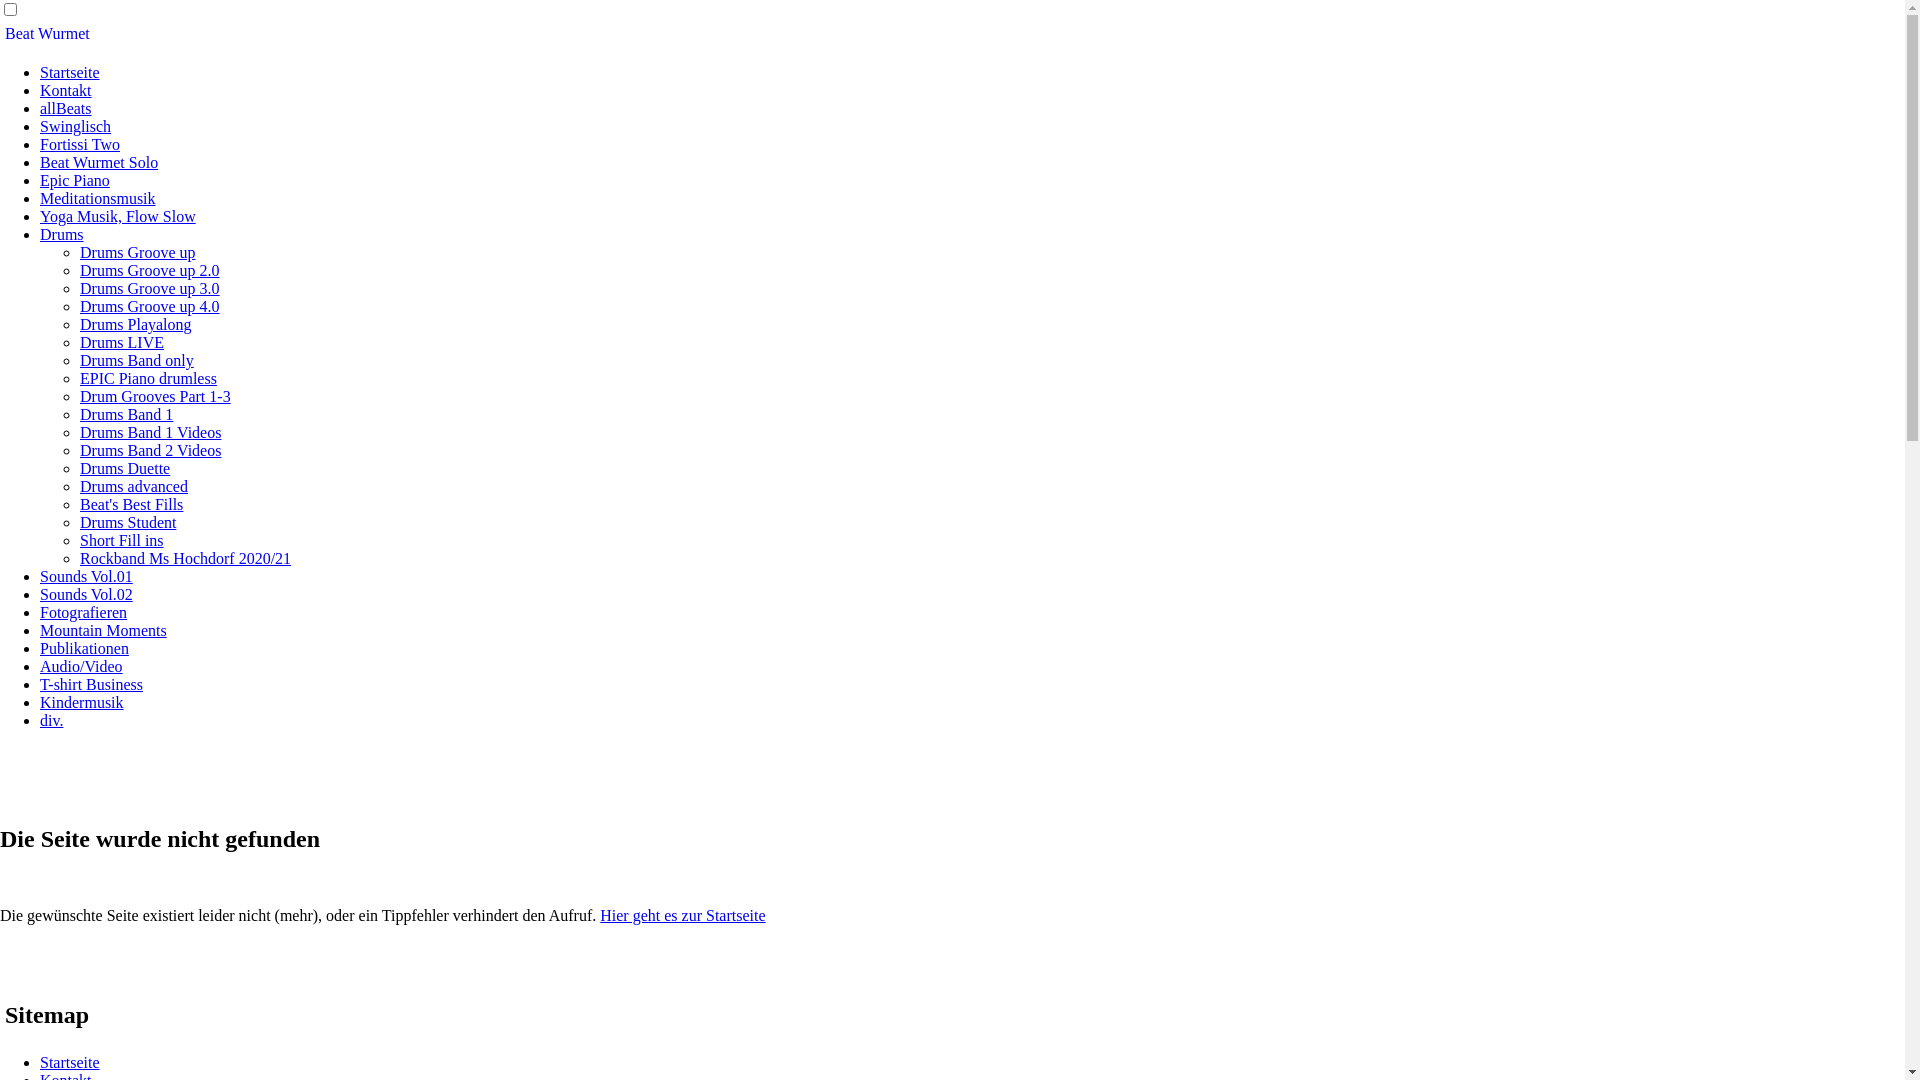 Image resolution: width=1920 pixels, height=1080 pixels. What do you see at coordinates (147, 378) in the screenshot?
I see `'EPIC Piano drumless'` at bounding box center [147, 378].